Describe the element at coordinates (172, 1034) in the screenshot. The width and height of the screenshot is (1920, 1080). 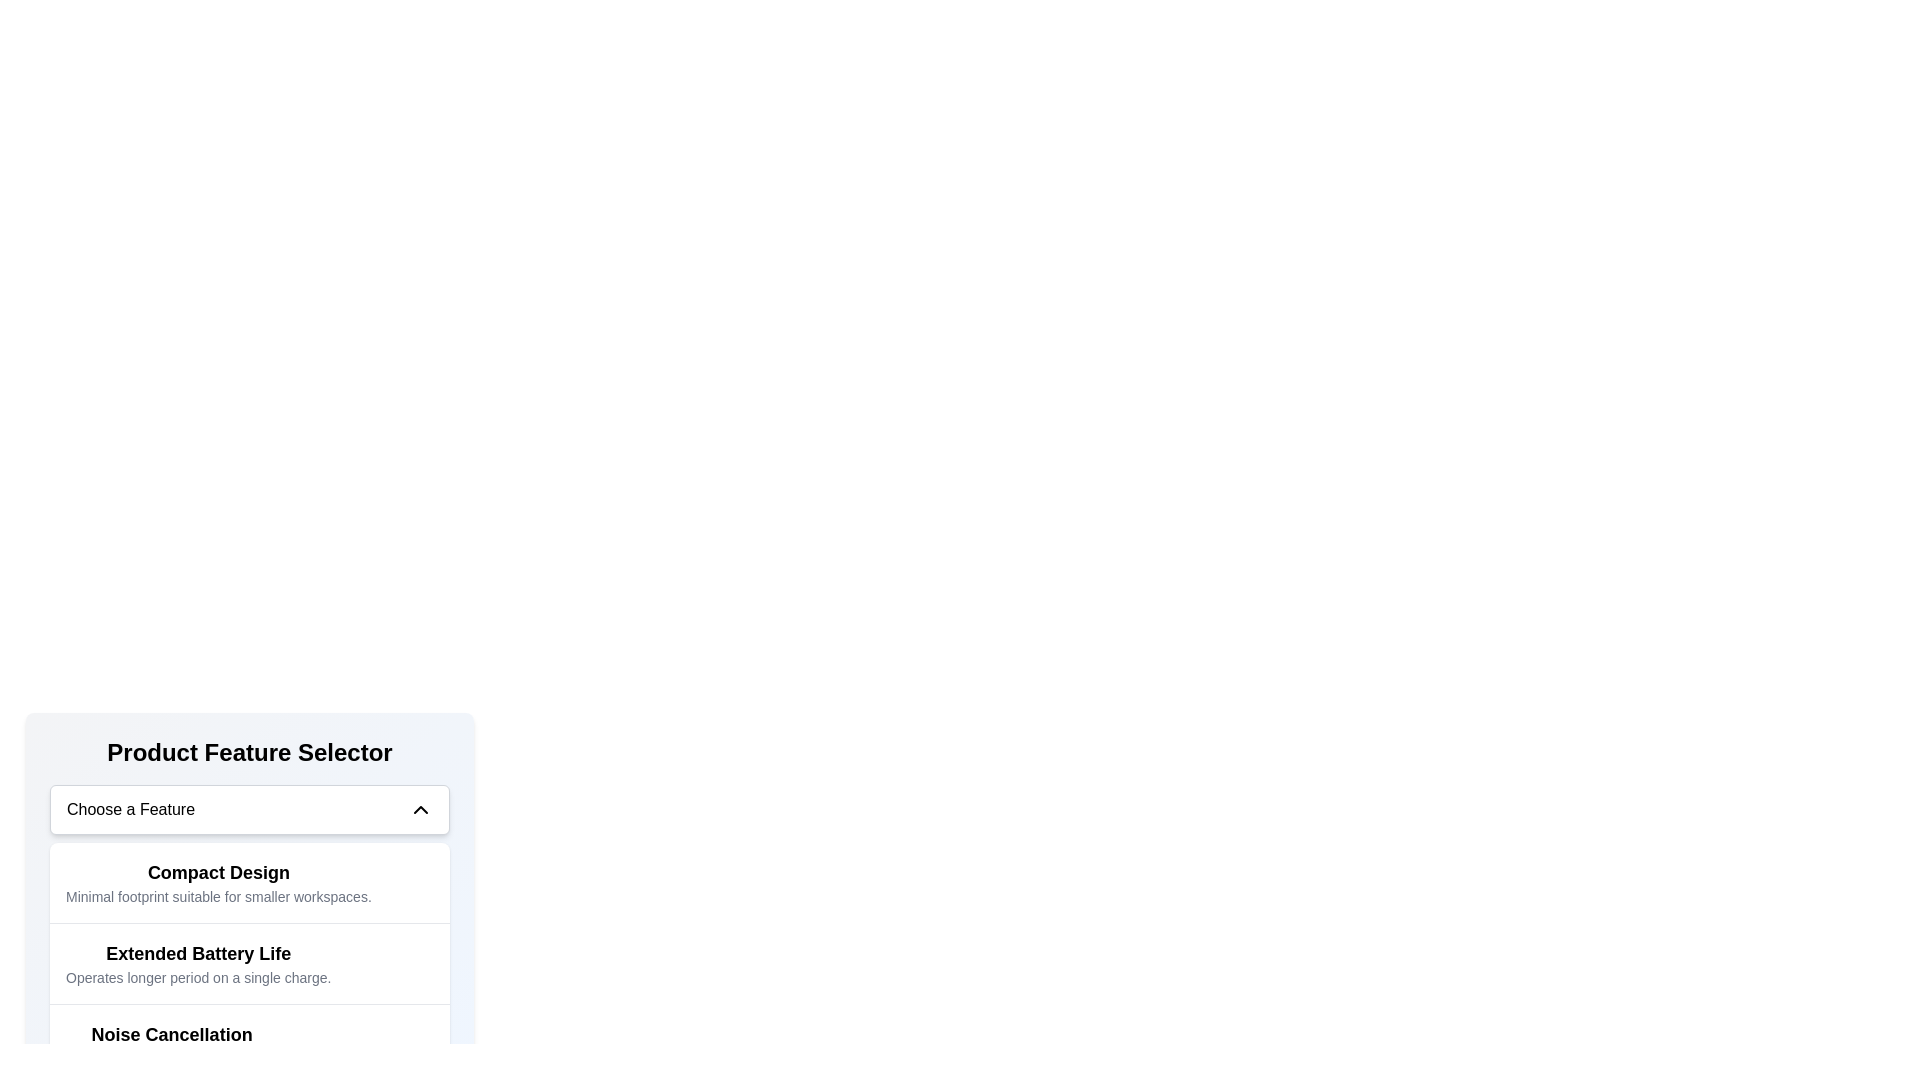
I see `the 'Noise Cancellation' label, which serves as a title for a feature in the 'Product Feature Selector' section, located below 'Extended Battery Life' and above the subtext 'Experience uninterrupted serenity'` at that location.